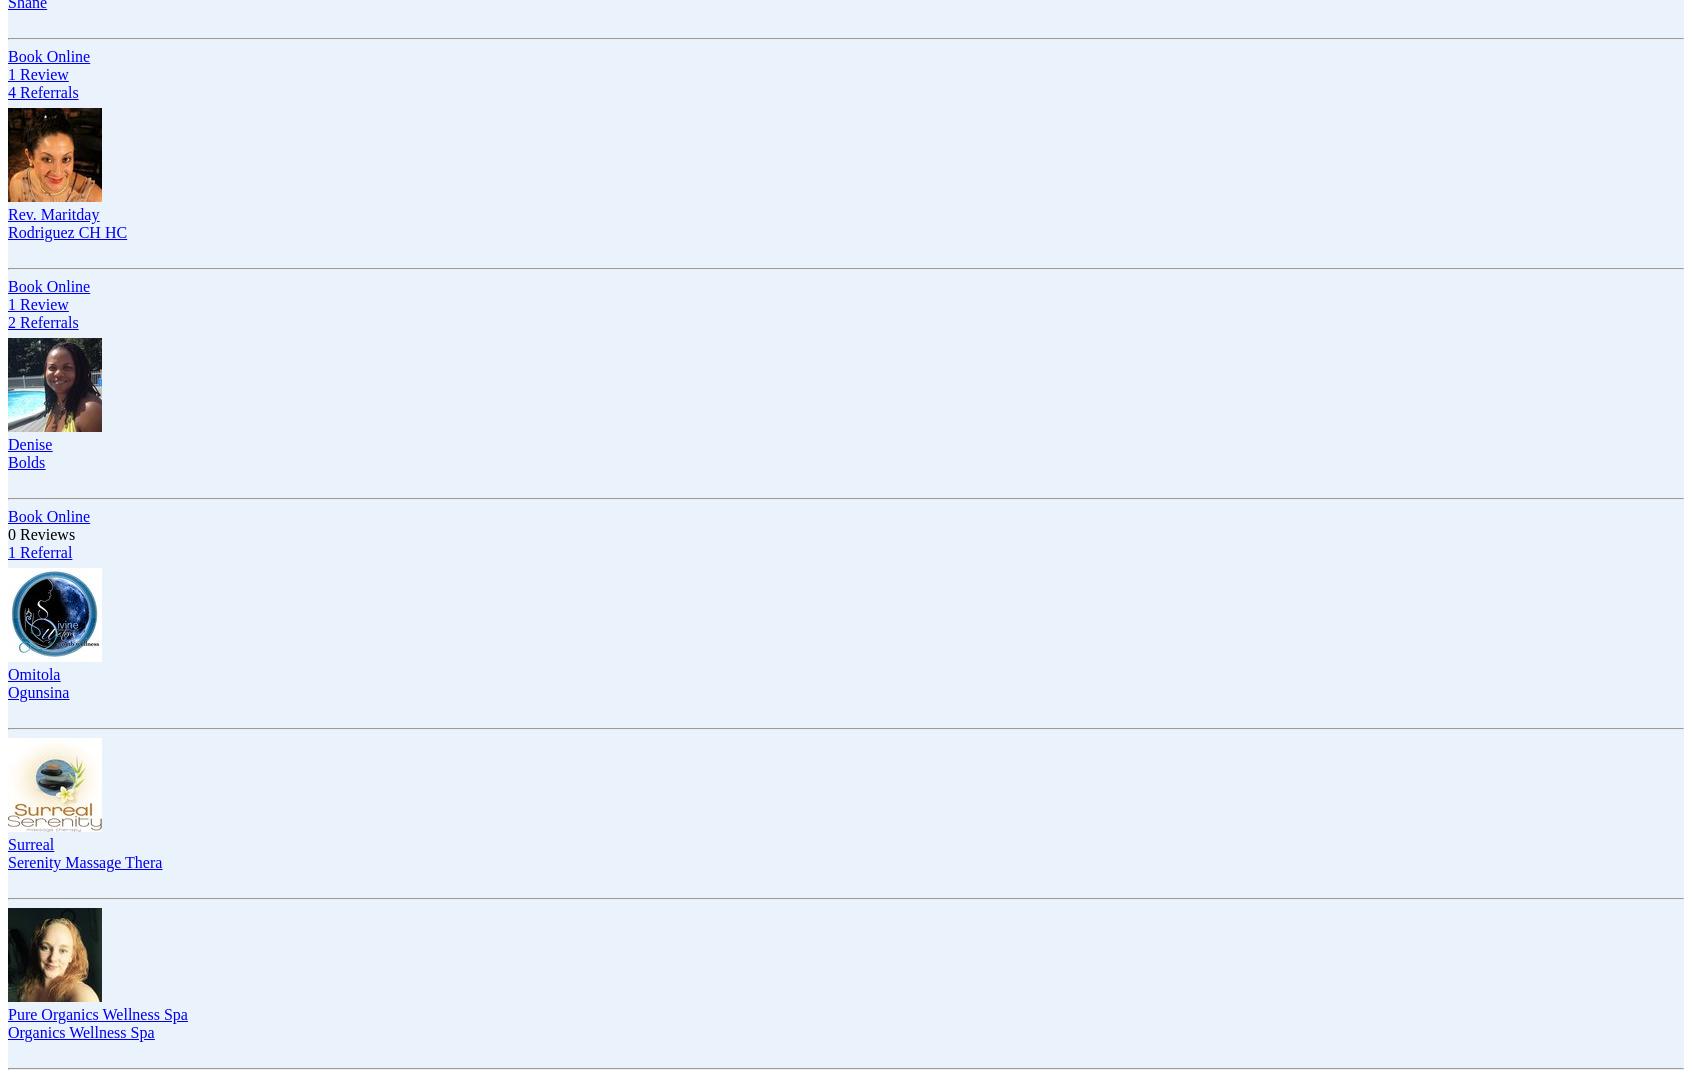  Describe the element at coordinates (37, 692) in the screenshot. I see `'Ogunsina'` at that location.